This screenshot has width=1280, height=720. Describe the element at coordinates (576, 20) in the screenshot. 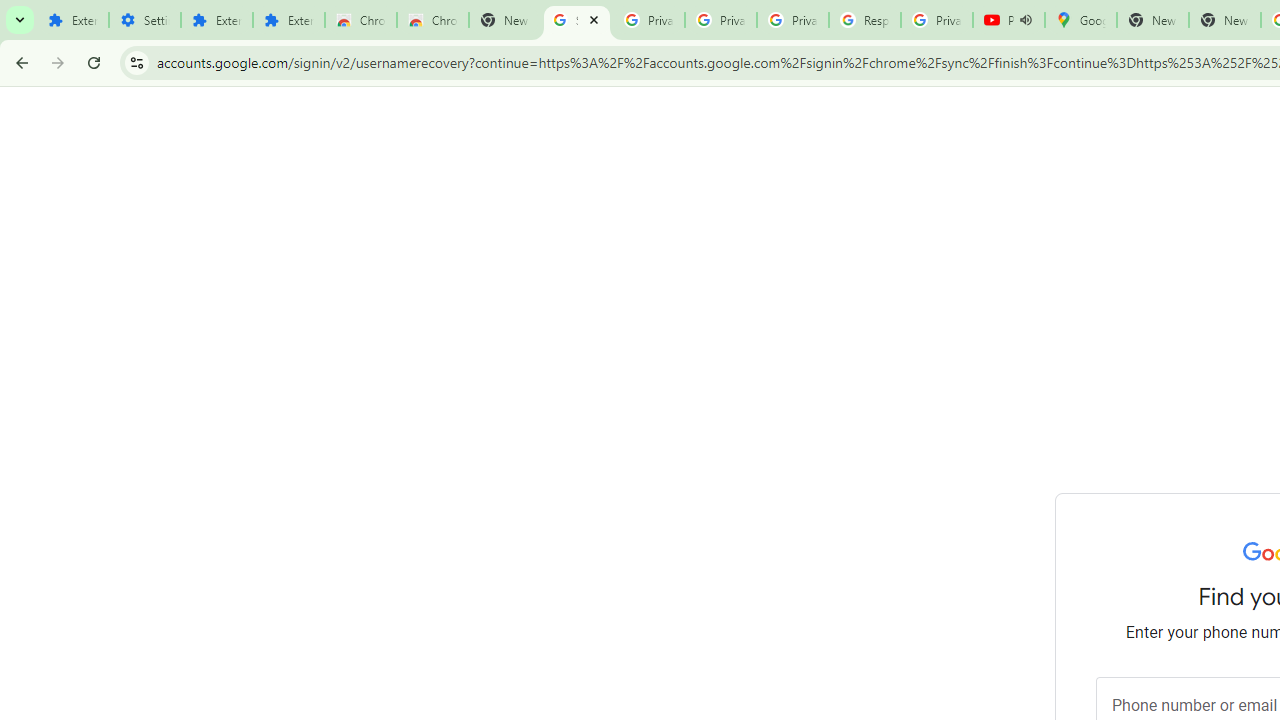

I see `'Sign in - Google Accounts'` at that location.